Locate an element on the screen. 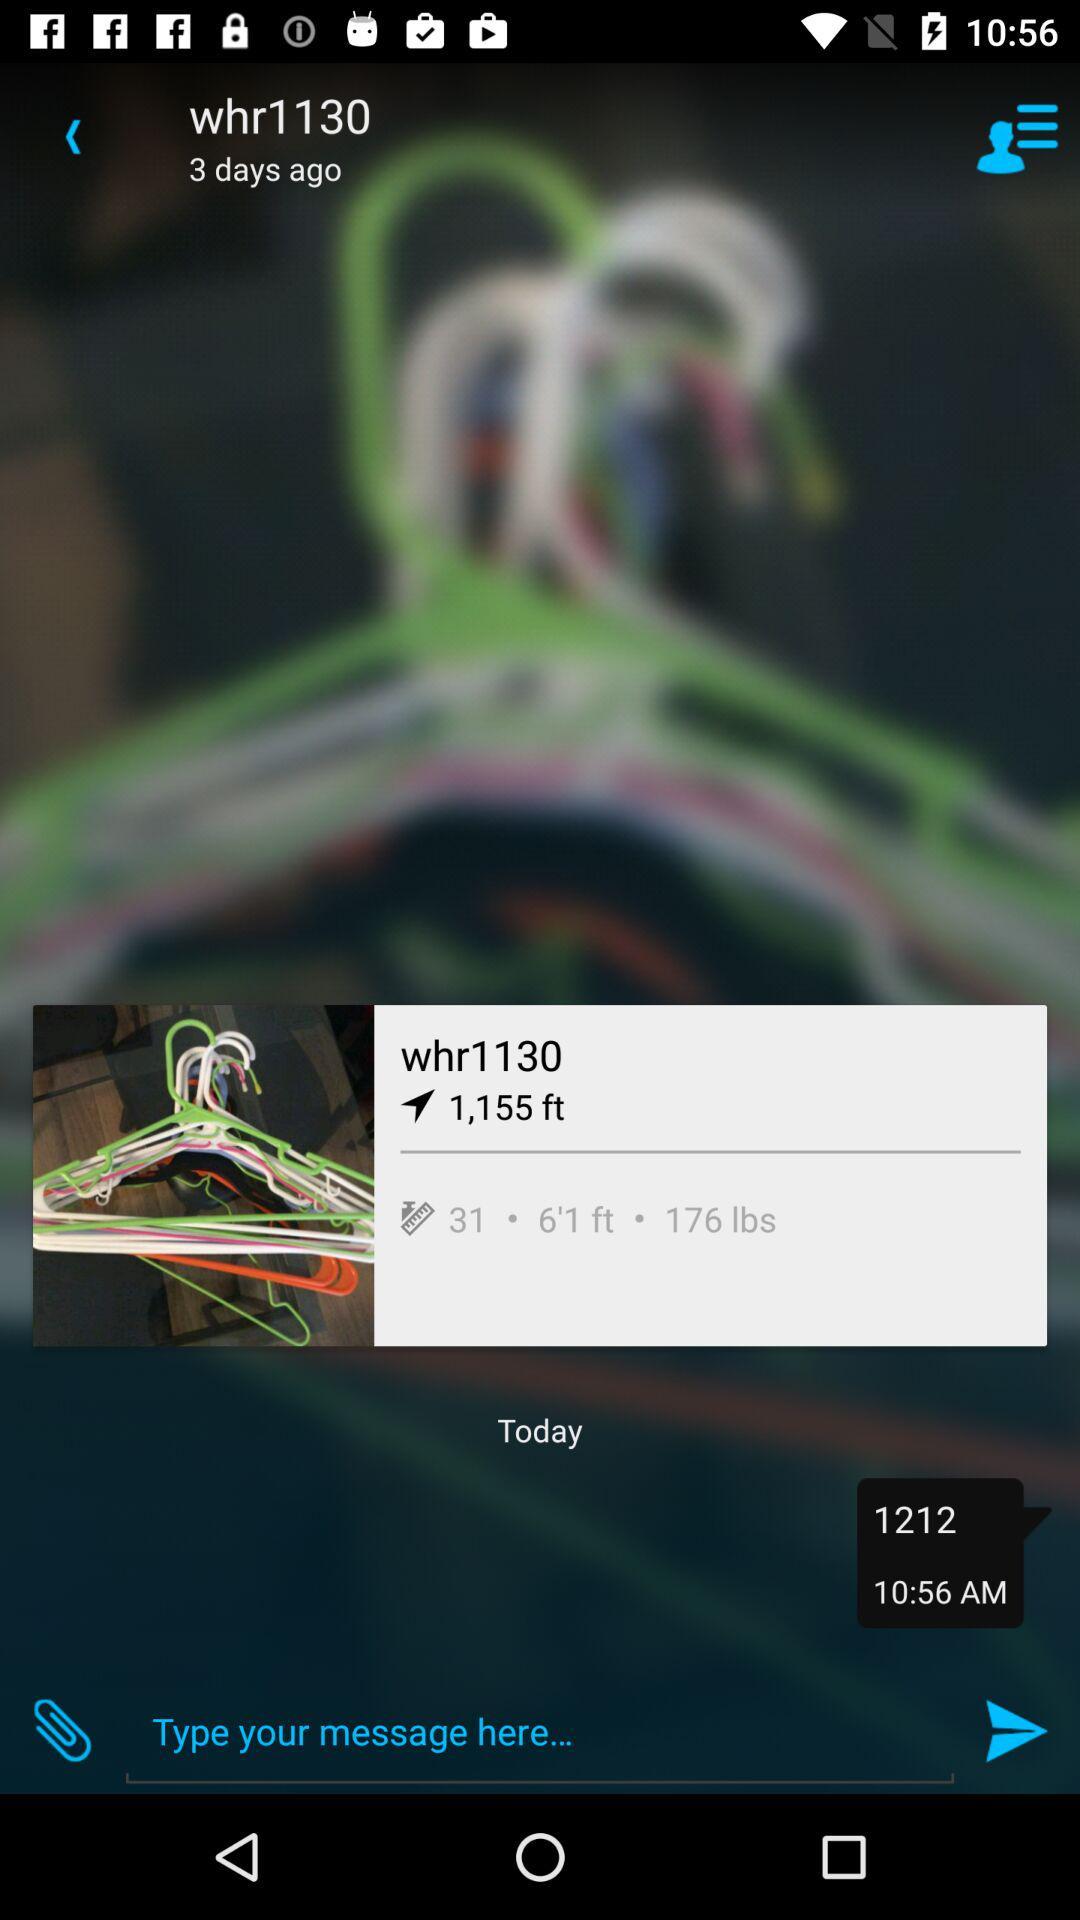  the send icon is located at coordinates (1017, 1730).